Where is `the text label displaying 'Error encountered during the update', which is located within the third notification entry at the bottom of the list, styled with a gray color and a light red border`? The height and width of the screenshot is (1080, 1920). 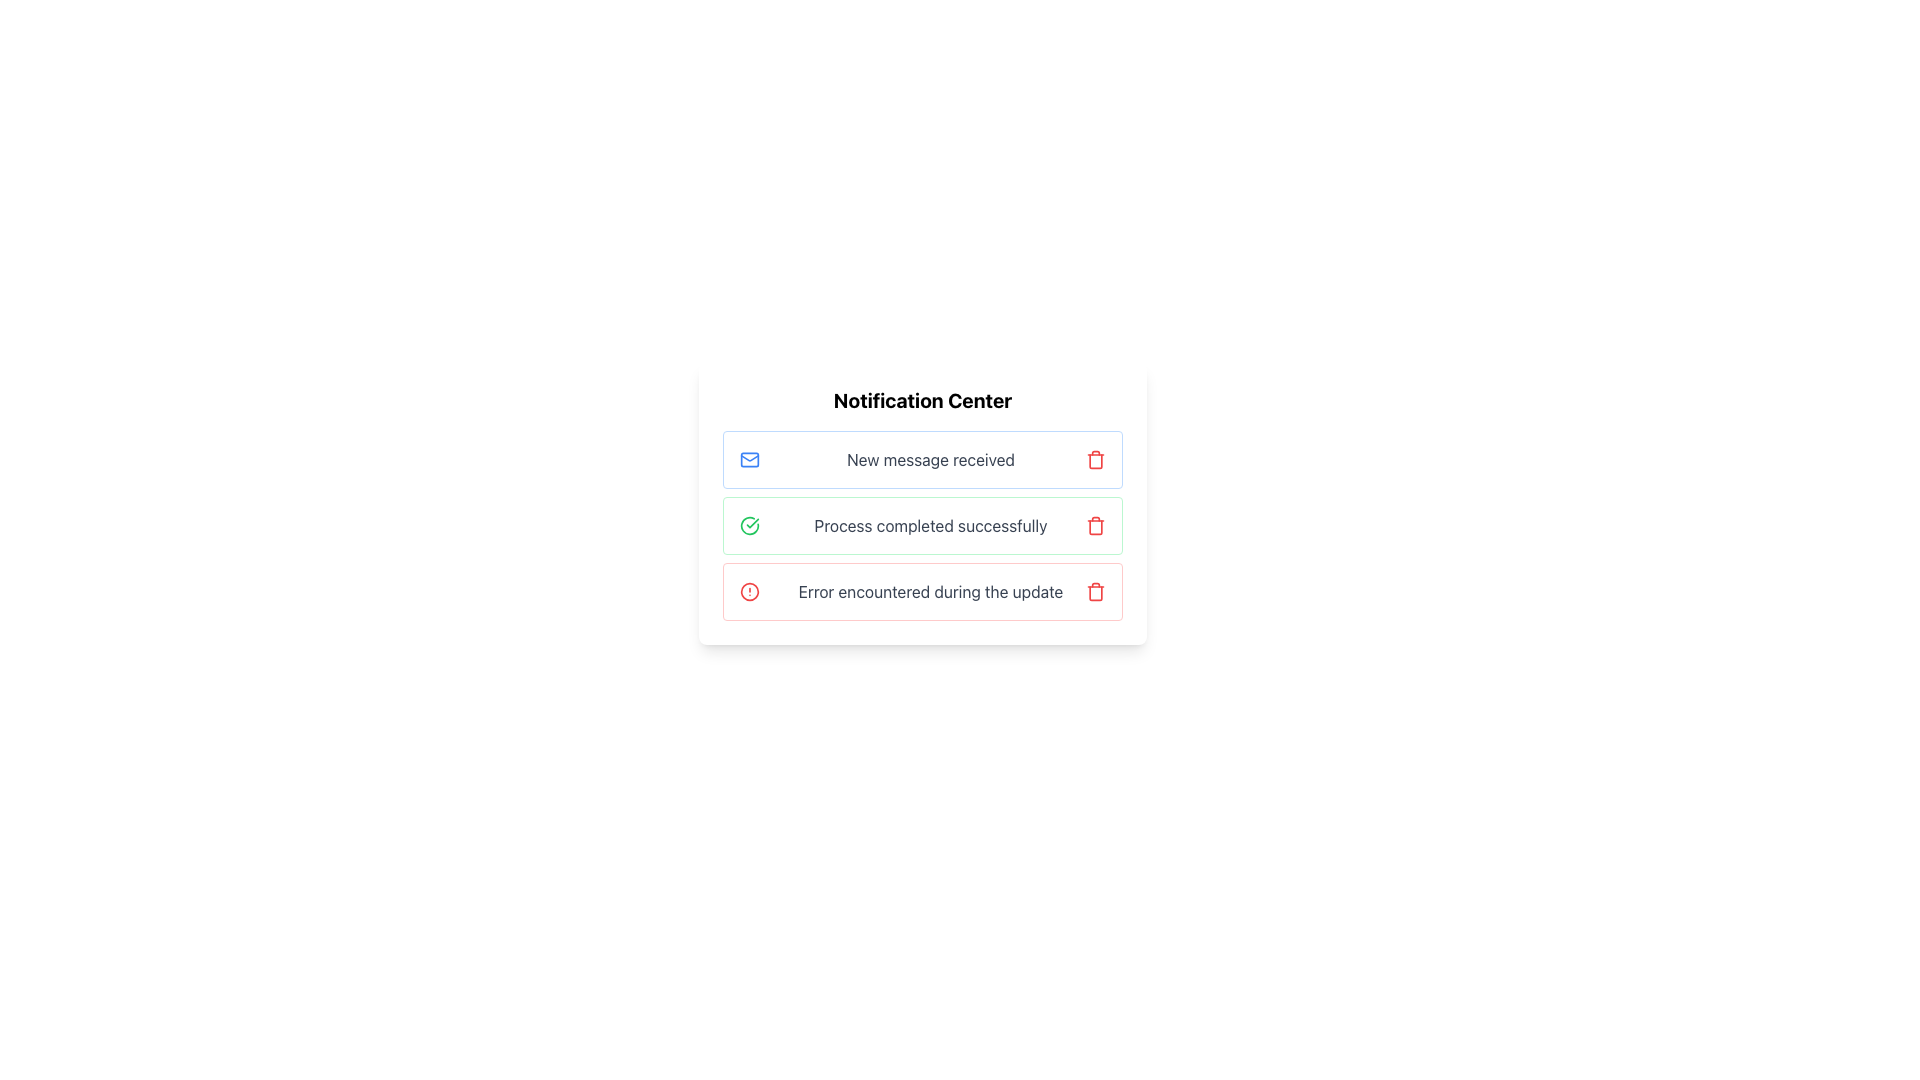
the text label displaying 'Error encountered during the update', which is located within the third notification entry at the bottom of the list, styled with a gray color and a light red border is located at coordinates (930, 590).